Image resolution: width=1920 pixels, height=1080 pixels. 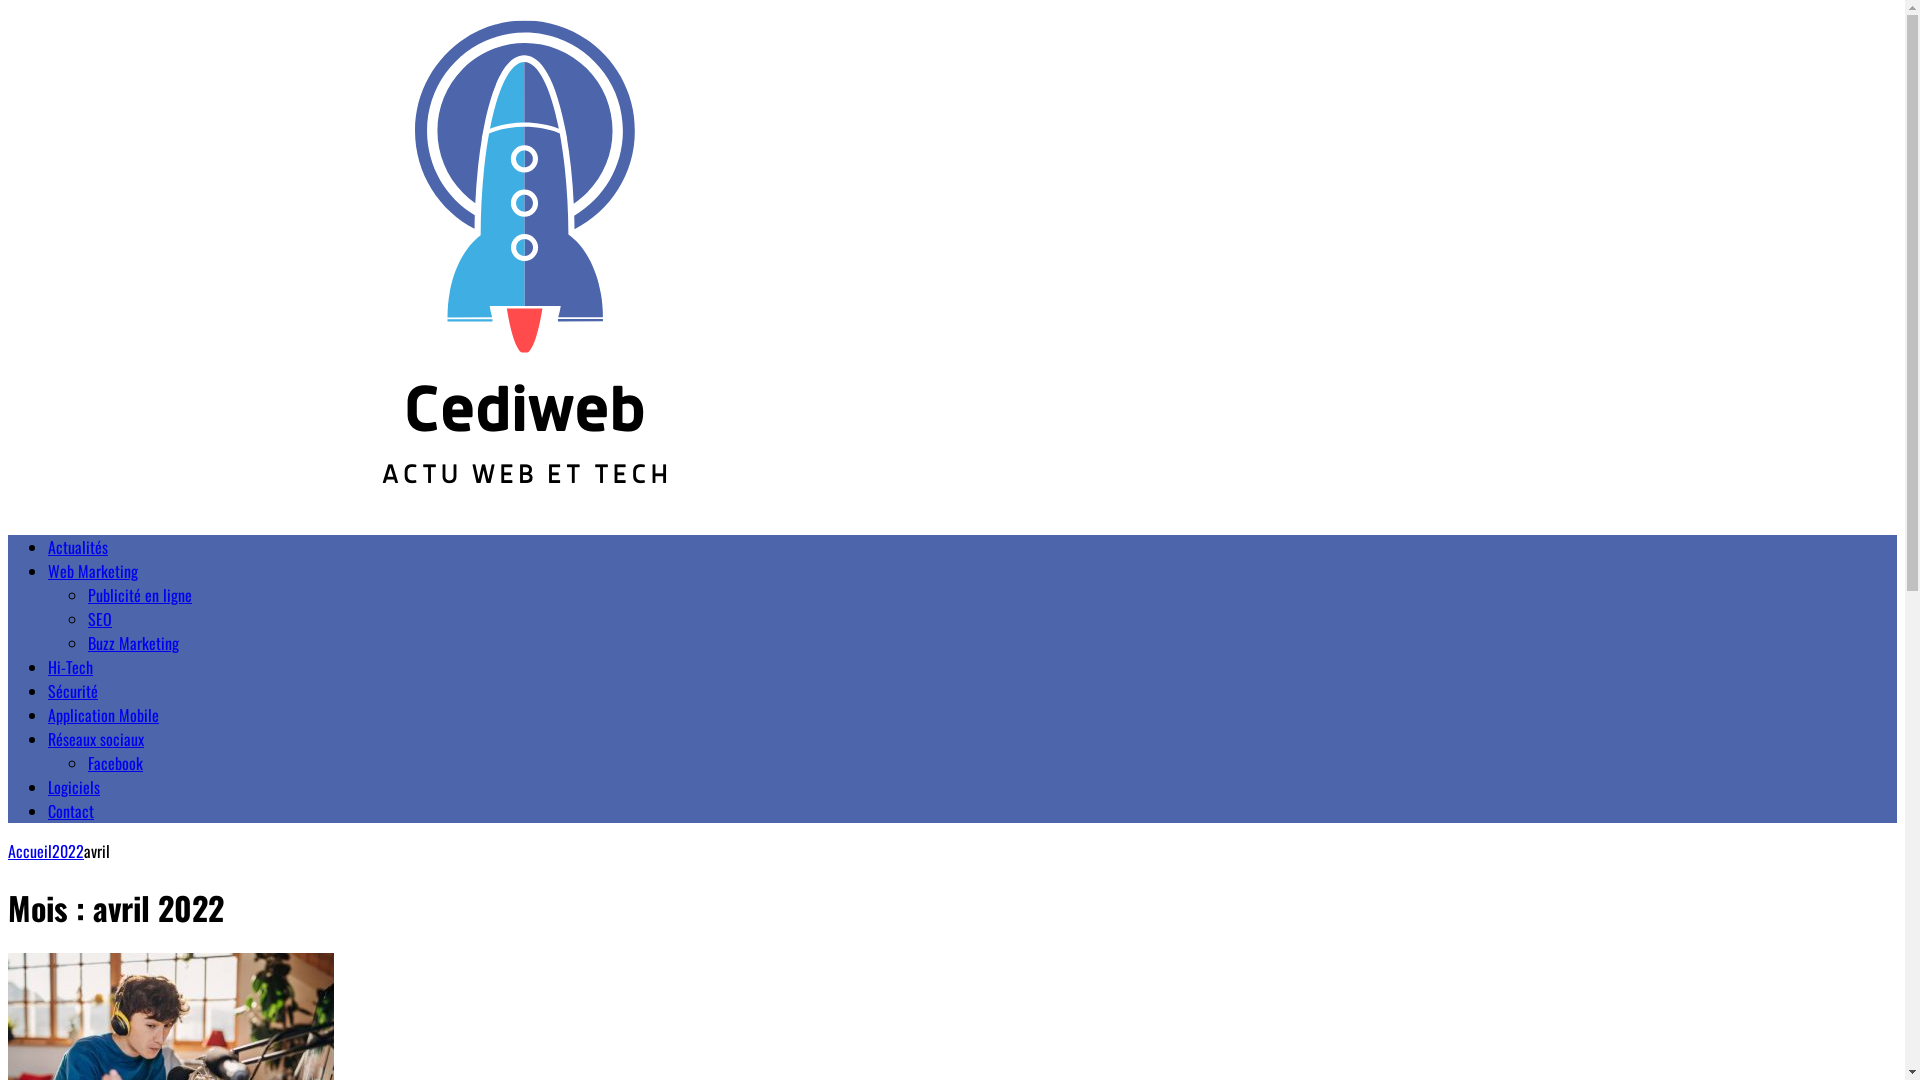 What do you see at coordinates (91, 570) in the screenshot?
I see `'Web Marketing'` at bounding box center [91, 570].